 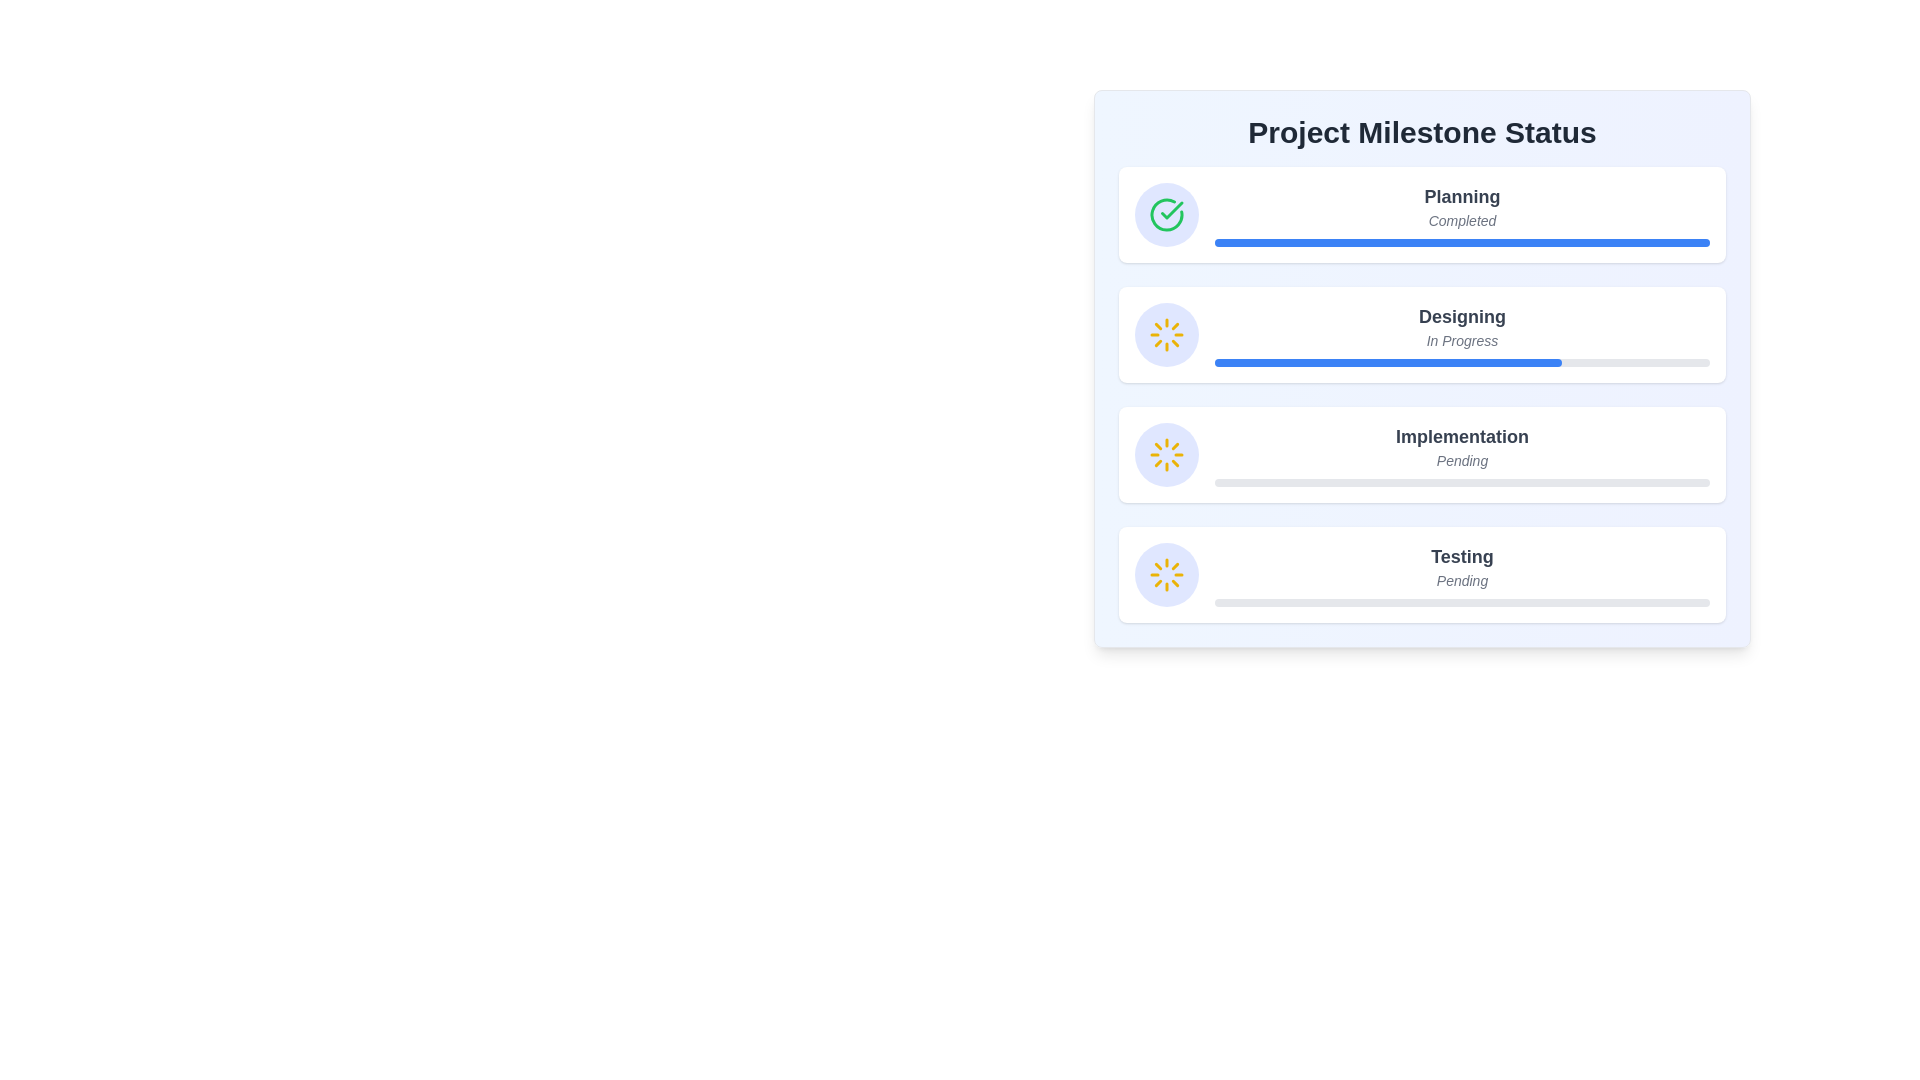 I want to click on the circular icon with a green outline and a checkmark in the center, located in the top-left corner of the 'Planning' card, which signifies a completed task, so click(x=1166, y=215).